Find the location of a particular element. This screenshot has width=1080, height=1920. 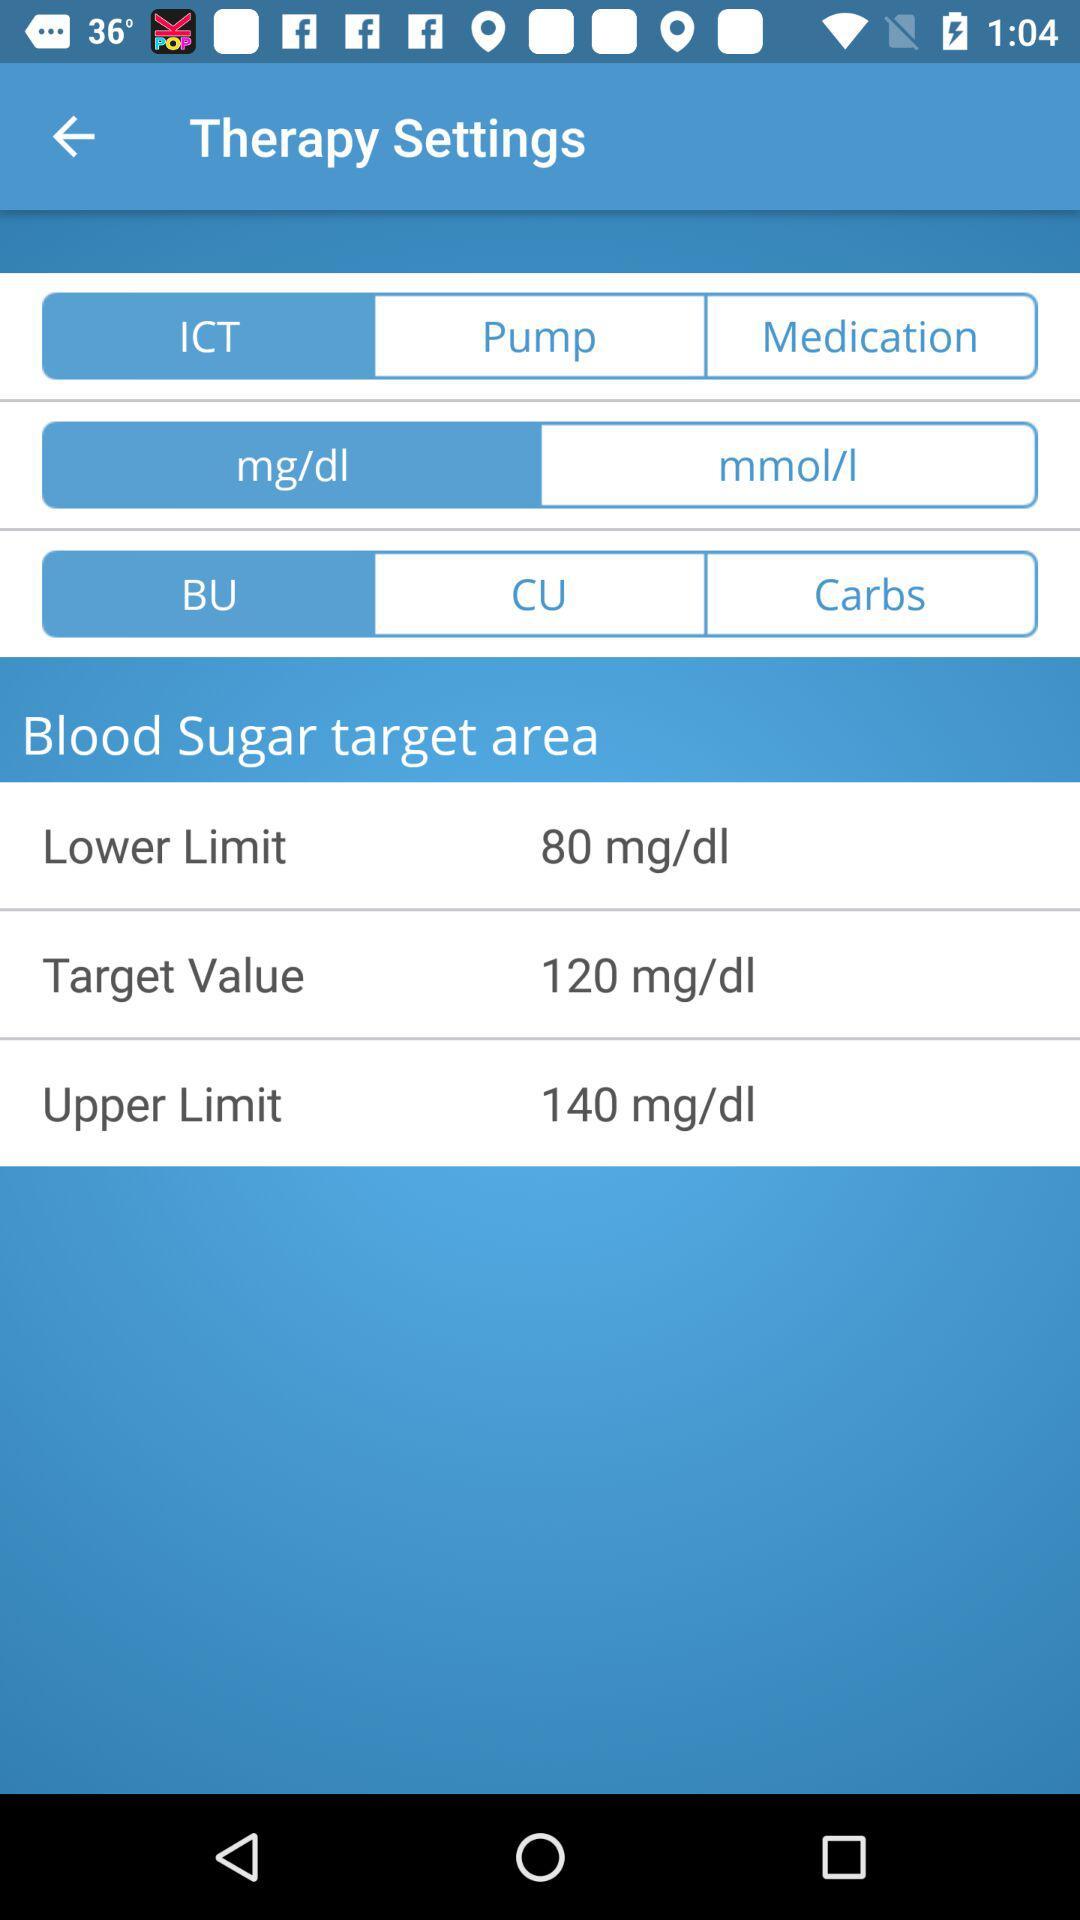

item next to the cu is located at coordinates (870, 593).